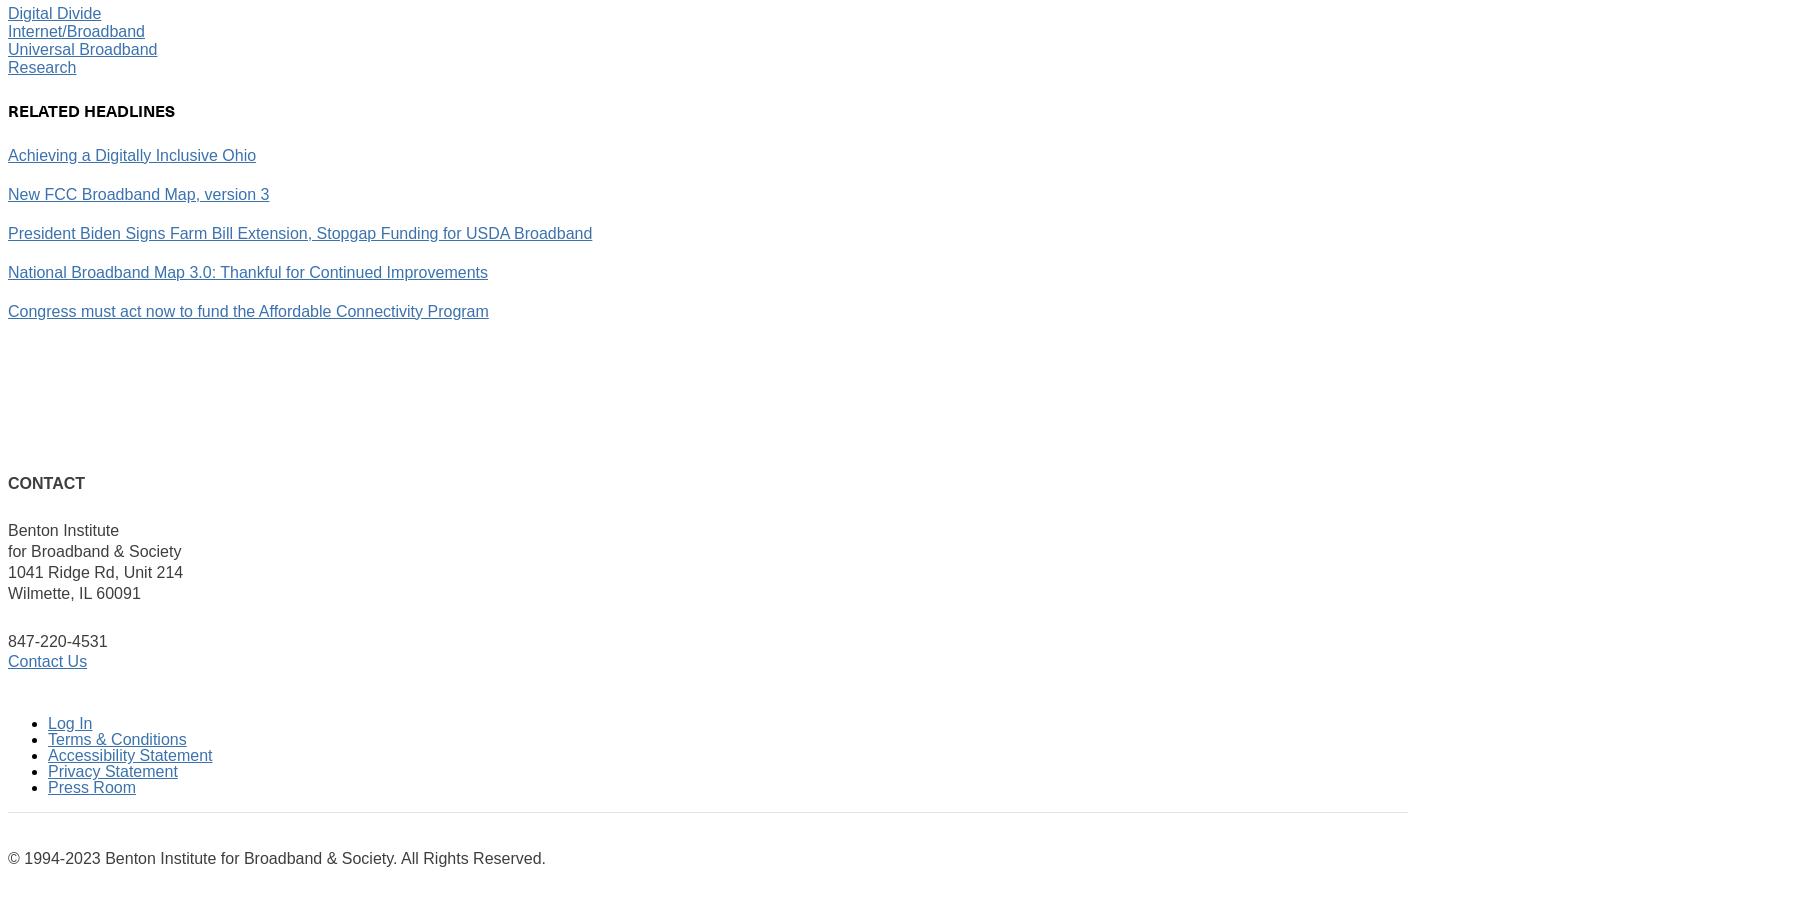  What do you see at coordinates (56, 639) in the screenshot?
I see `'847-220-4531'` at bounding box center [56, 639].